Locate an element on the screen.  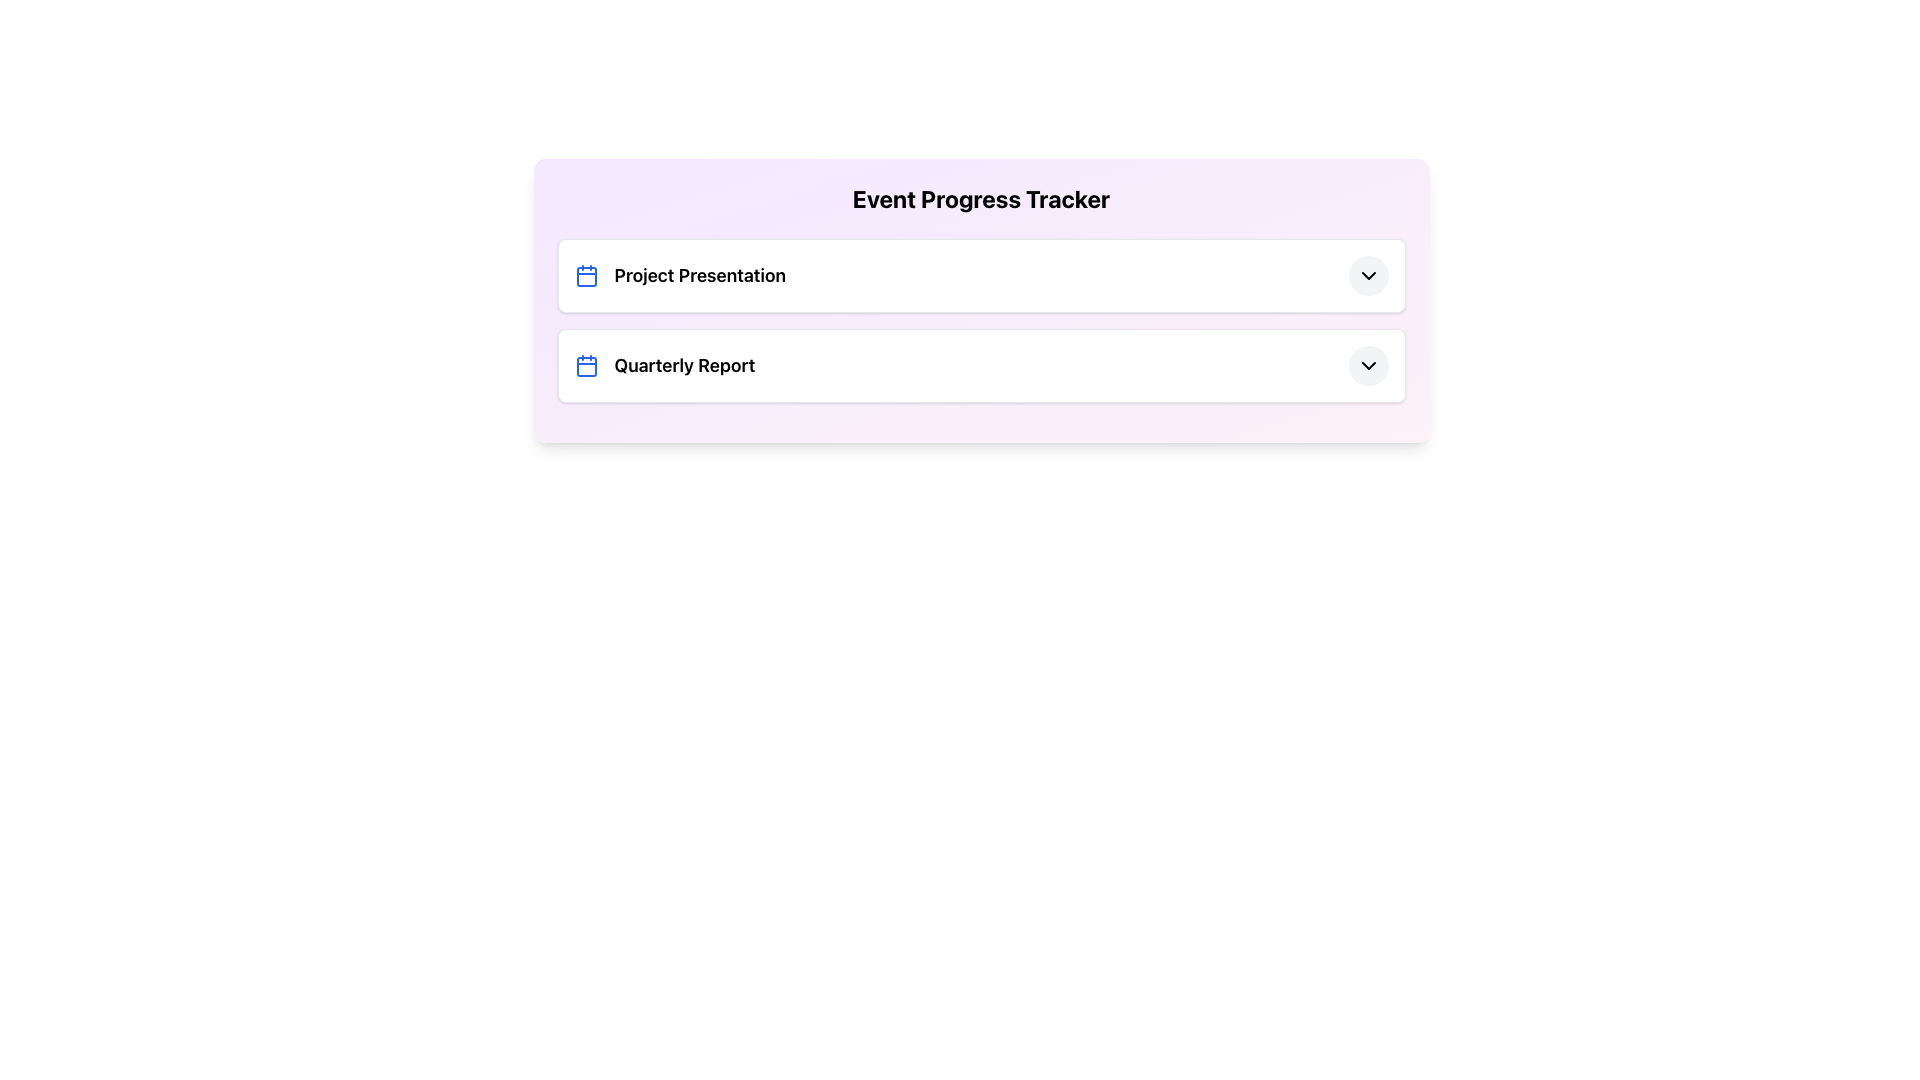
the first card in the list titled 'Project Presentation' is located at coordinates (981, 276).